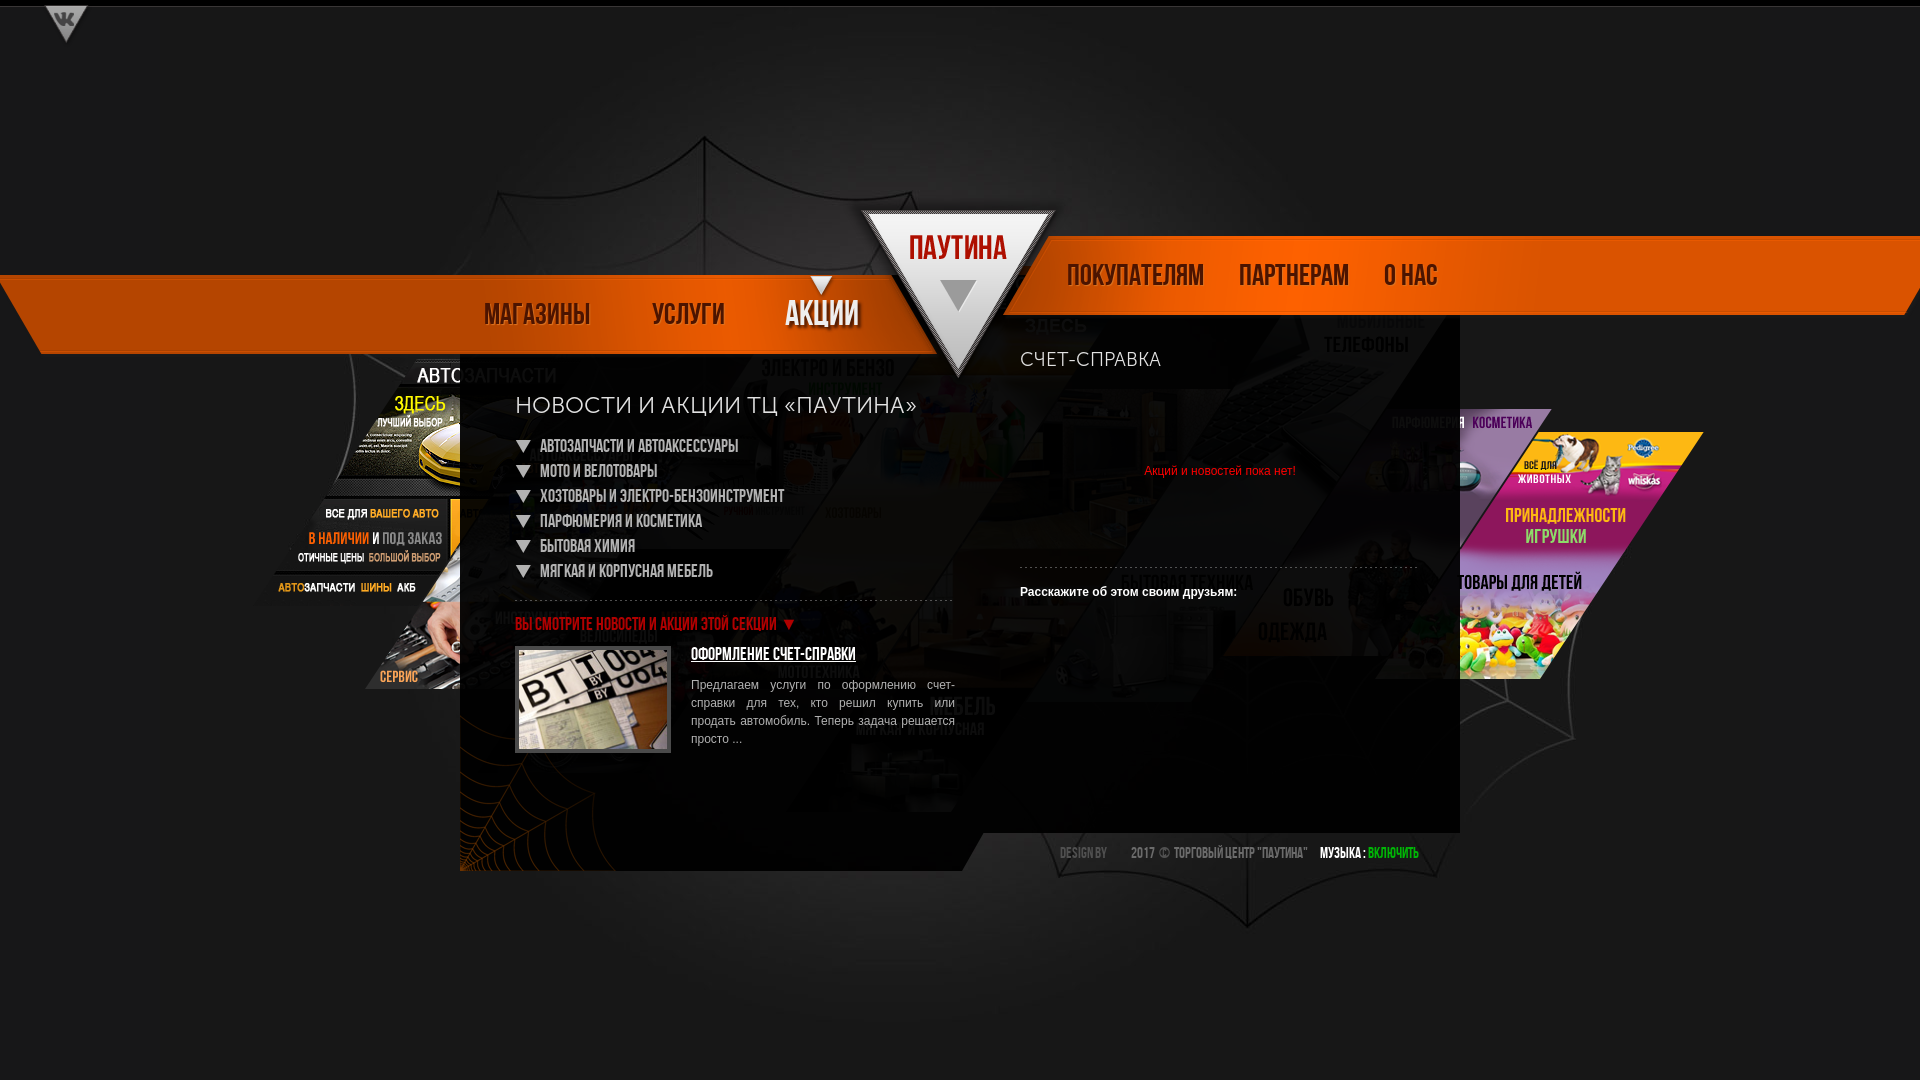 This screenshot has width=1920, height=1080. I want to click on 'Design by', so click(1082, 854).